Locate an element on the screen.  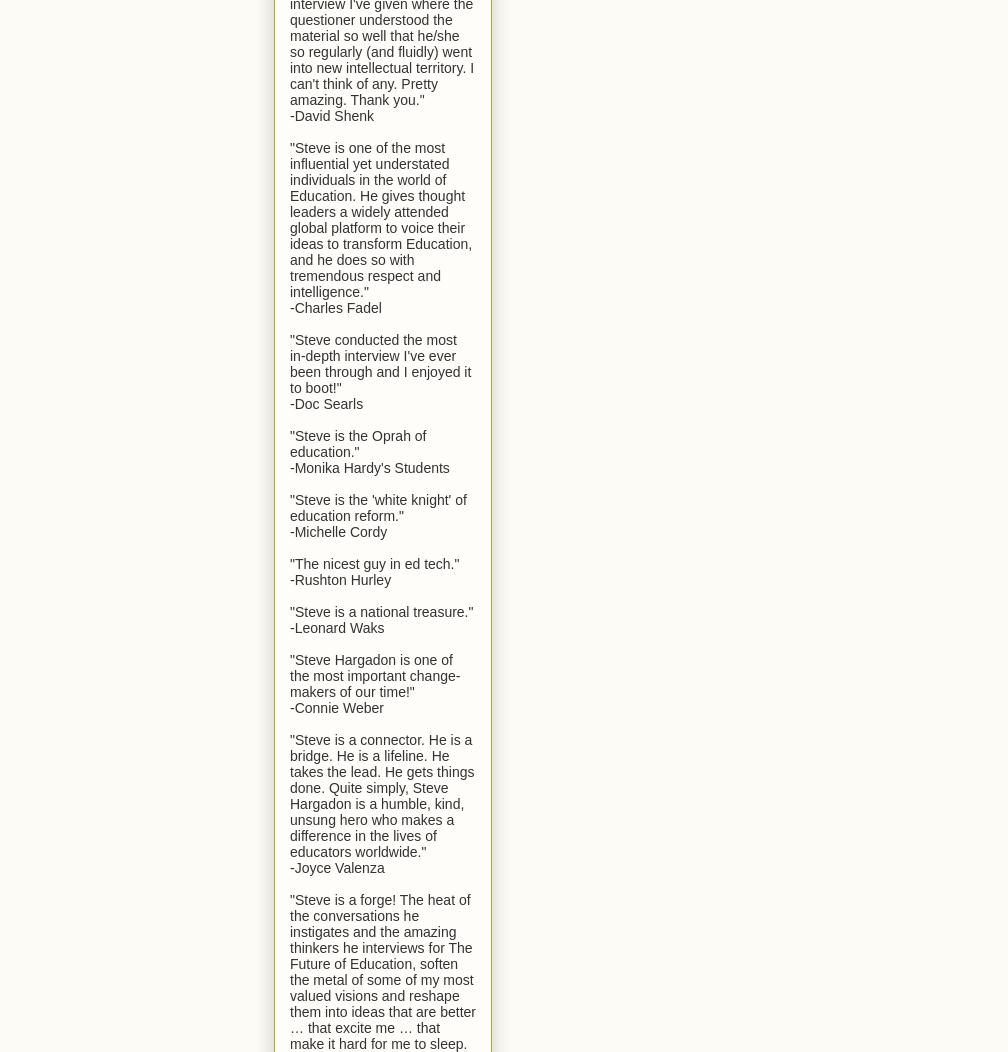
'-Connie Weber' is located at coordinates (336, 707).